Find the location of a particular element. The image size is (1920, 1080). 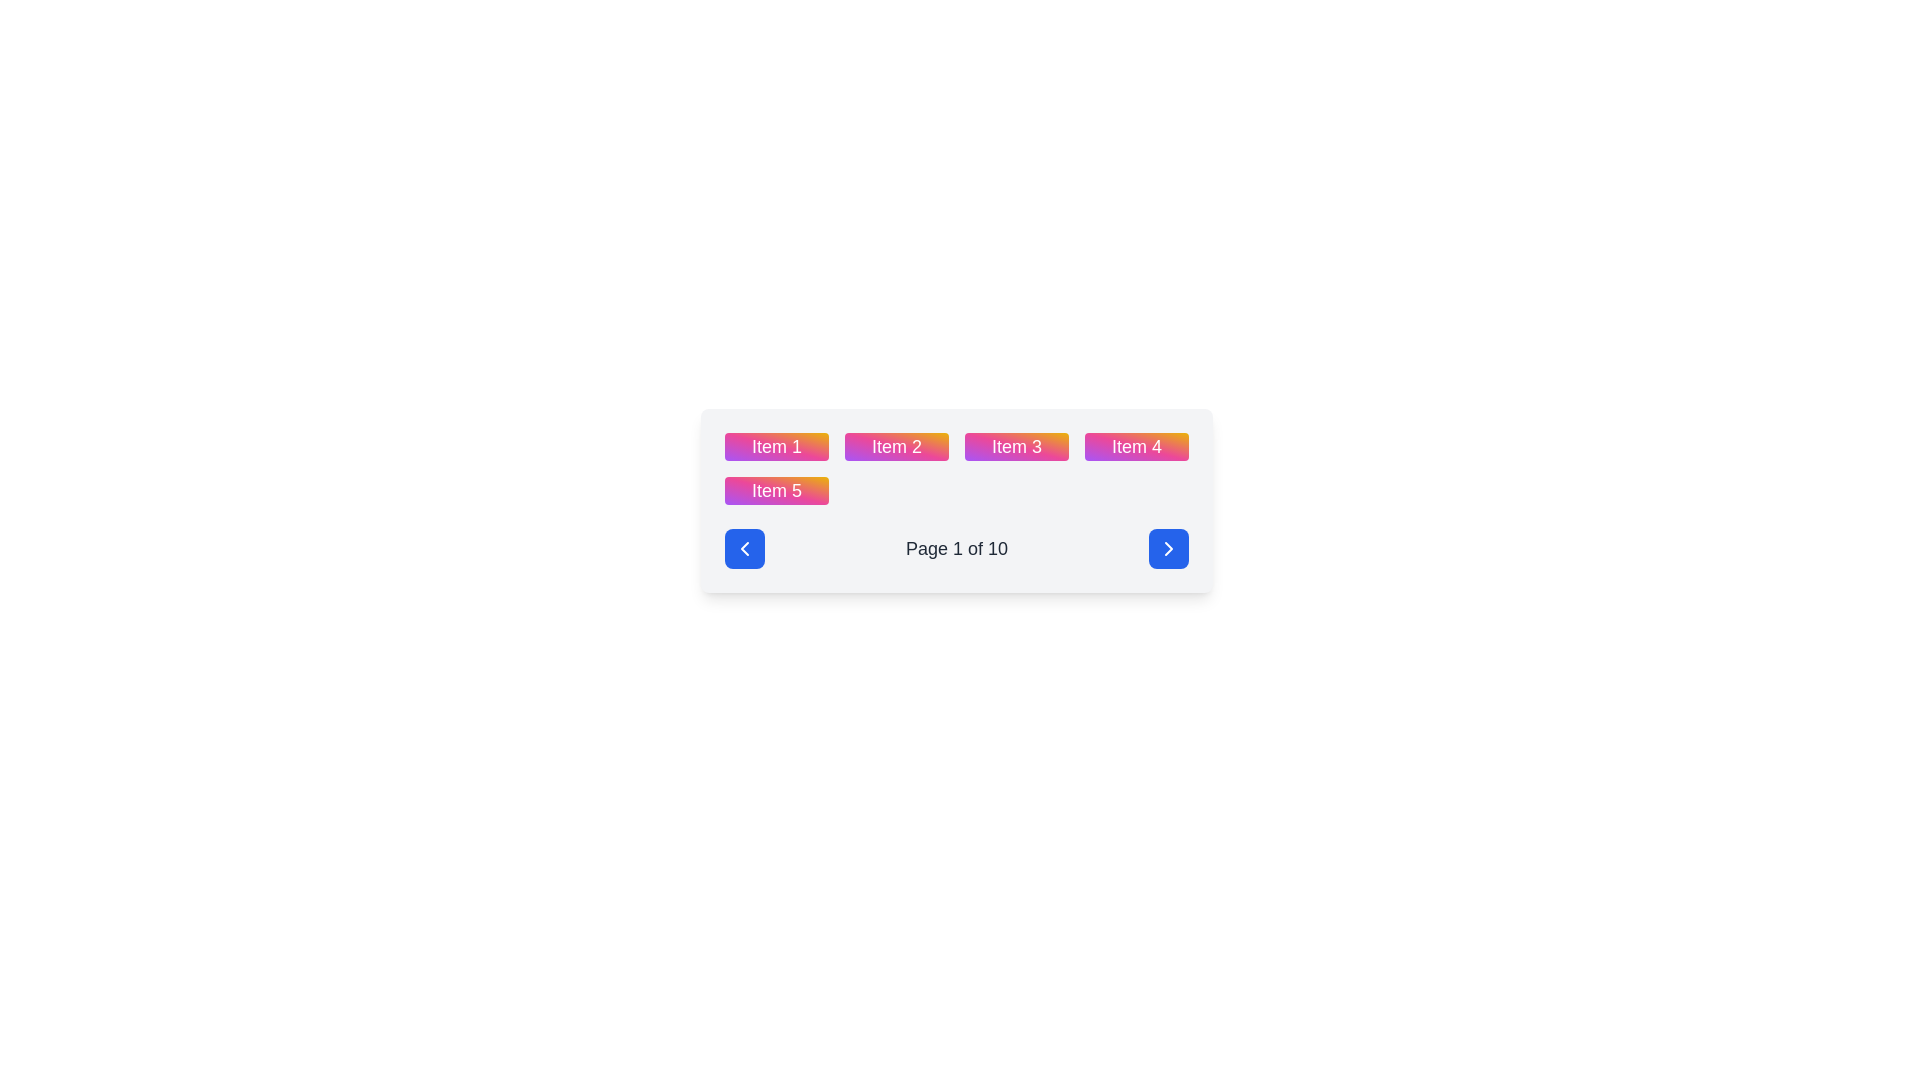

the 'Item 1' button-like component, which has a vibrant gradient background and white bold text, located at the top-left corner of the grid is located at coordinates (776, 446).